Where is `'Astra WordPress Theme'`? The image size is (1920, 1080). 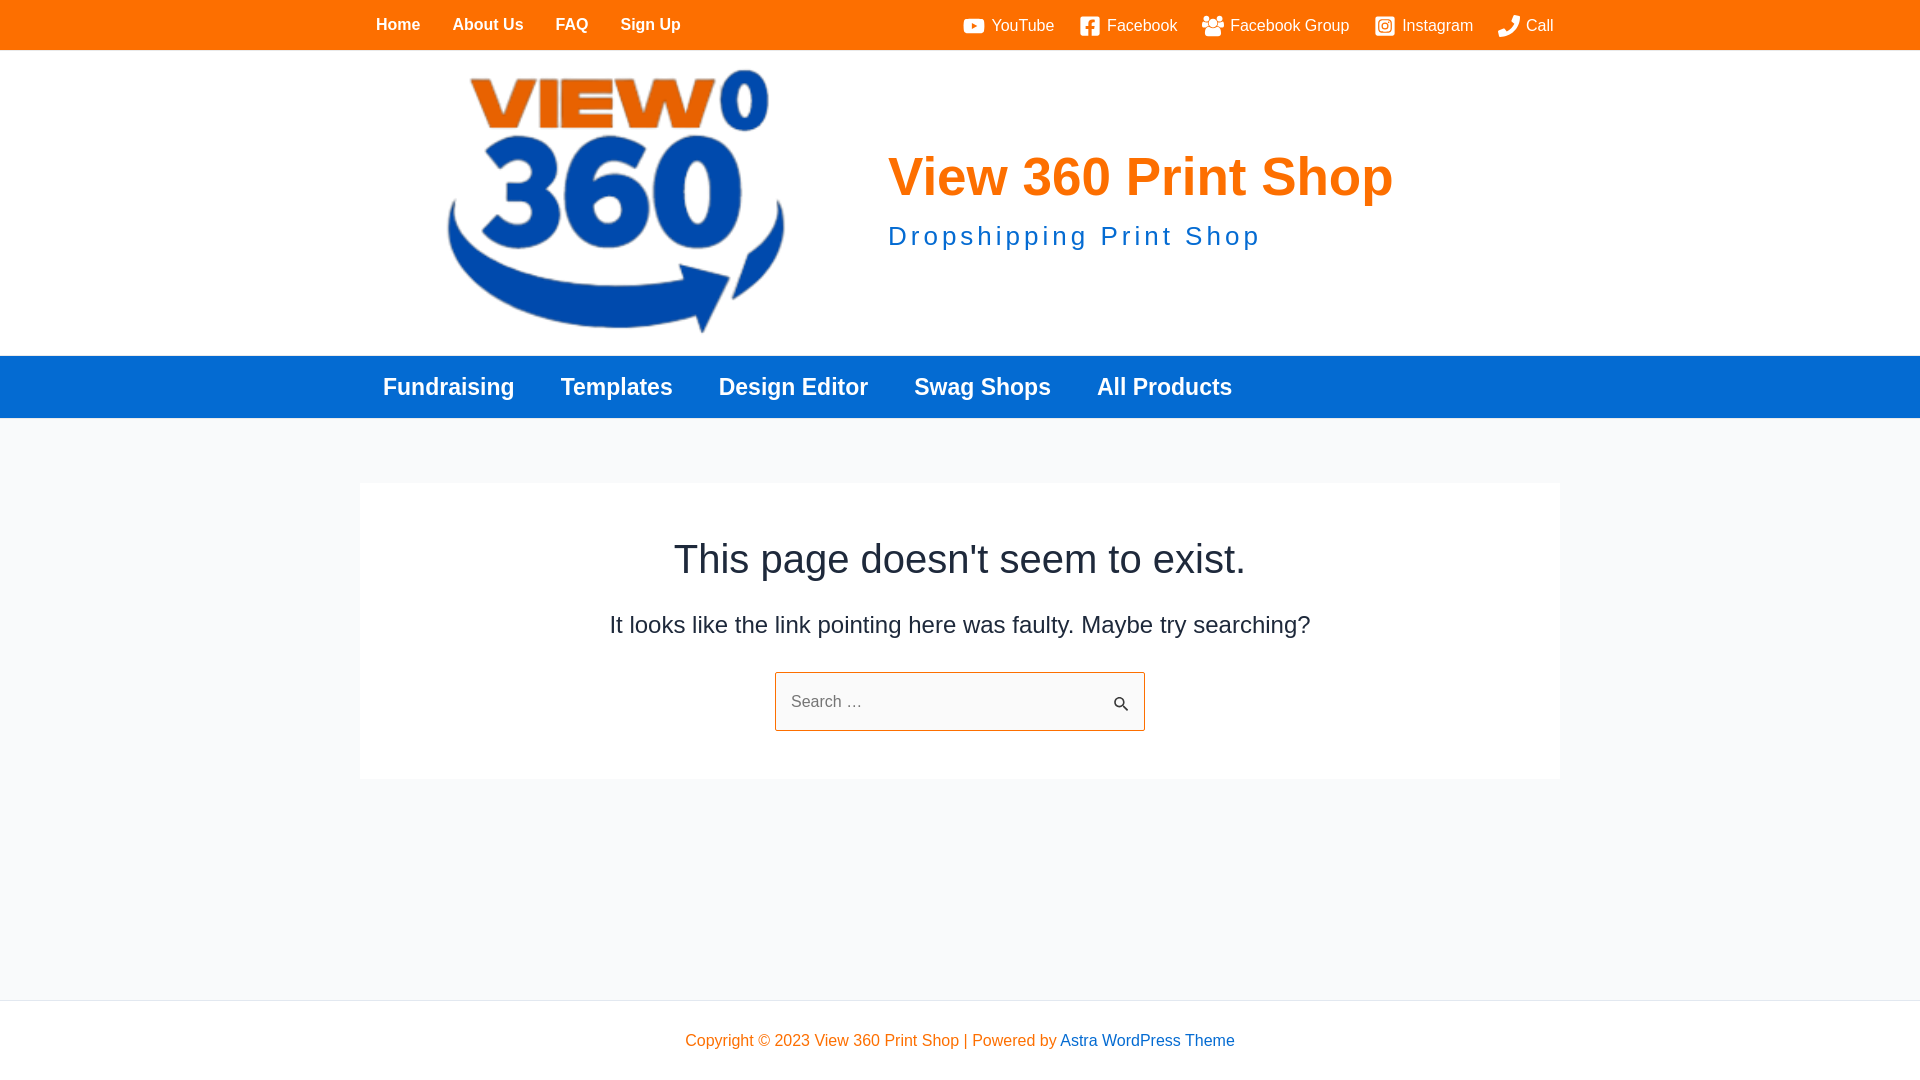 'Astra WordPress Theme' is located at coordinates (1147, 1039).